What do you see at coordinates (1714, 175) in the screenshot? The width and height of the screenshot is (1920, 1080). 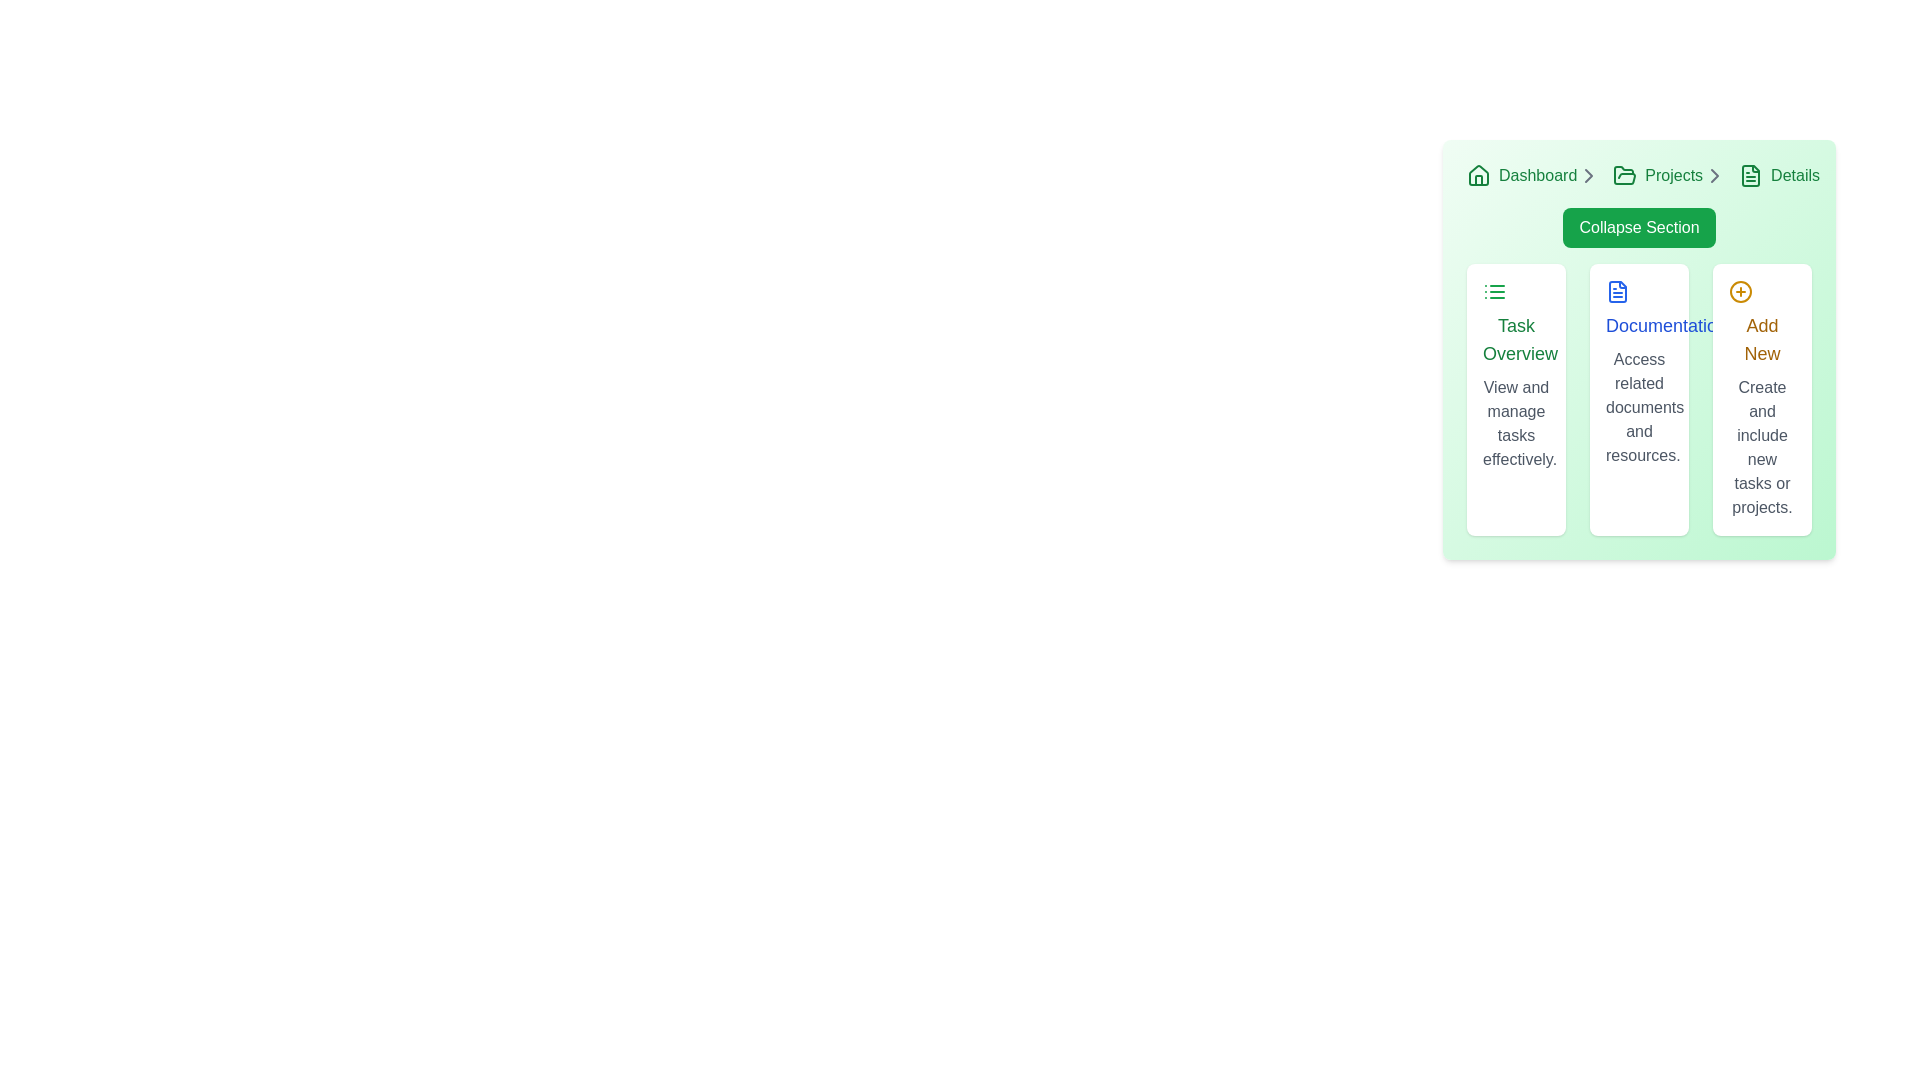 I see `the chevron arrow icon in the breadcrumb navigation bar located at the top of the card interface, which is styled with a thin gray stroke and positioned between 'Projects' and 'Details'` at bounding box center [1714, 175].